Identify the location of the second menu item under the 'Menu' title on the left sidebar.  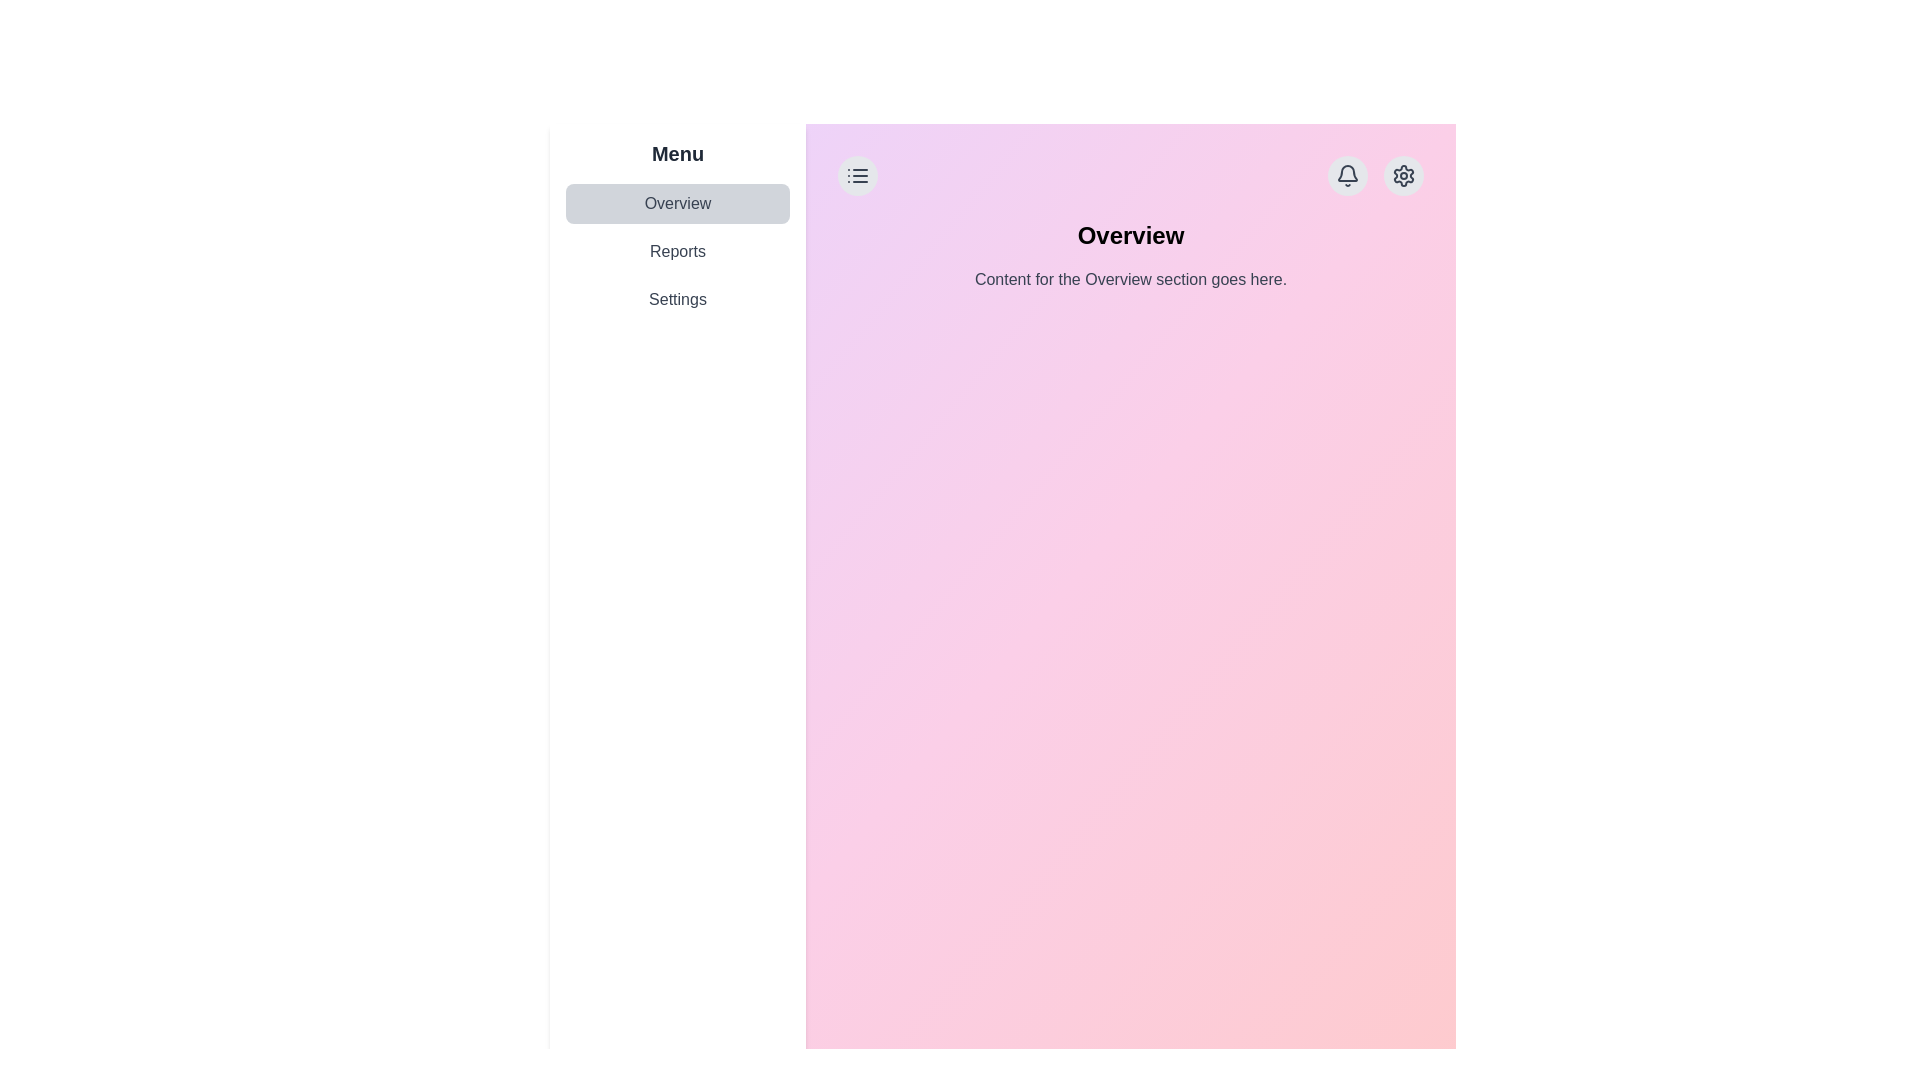
(677, 250).